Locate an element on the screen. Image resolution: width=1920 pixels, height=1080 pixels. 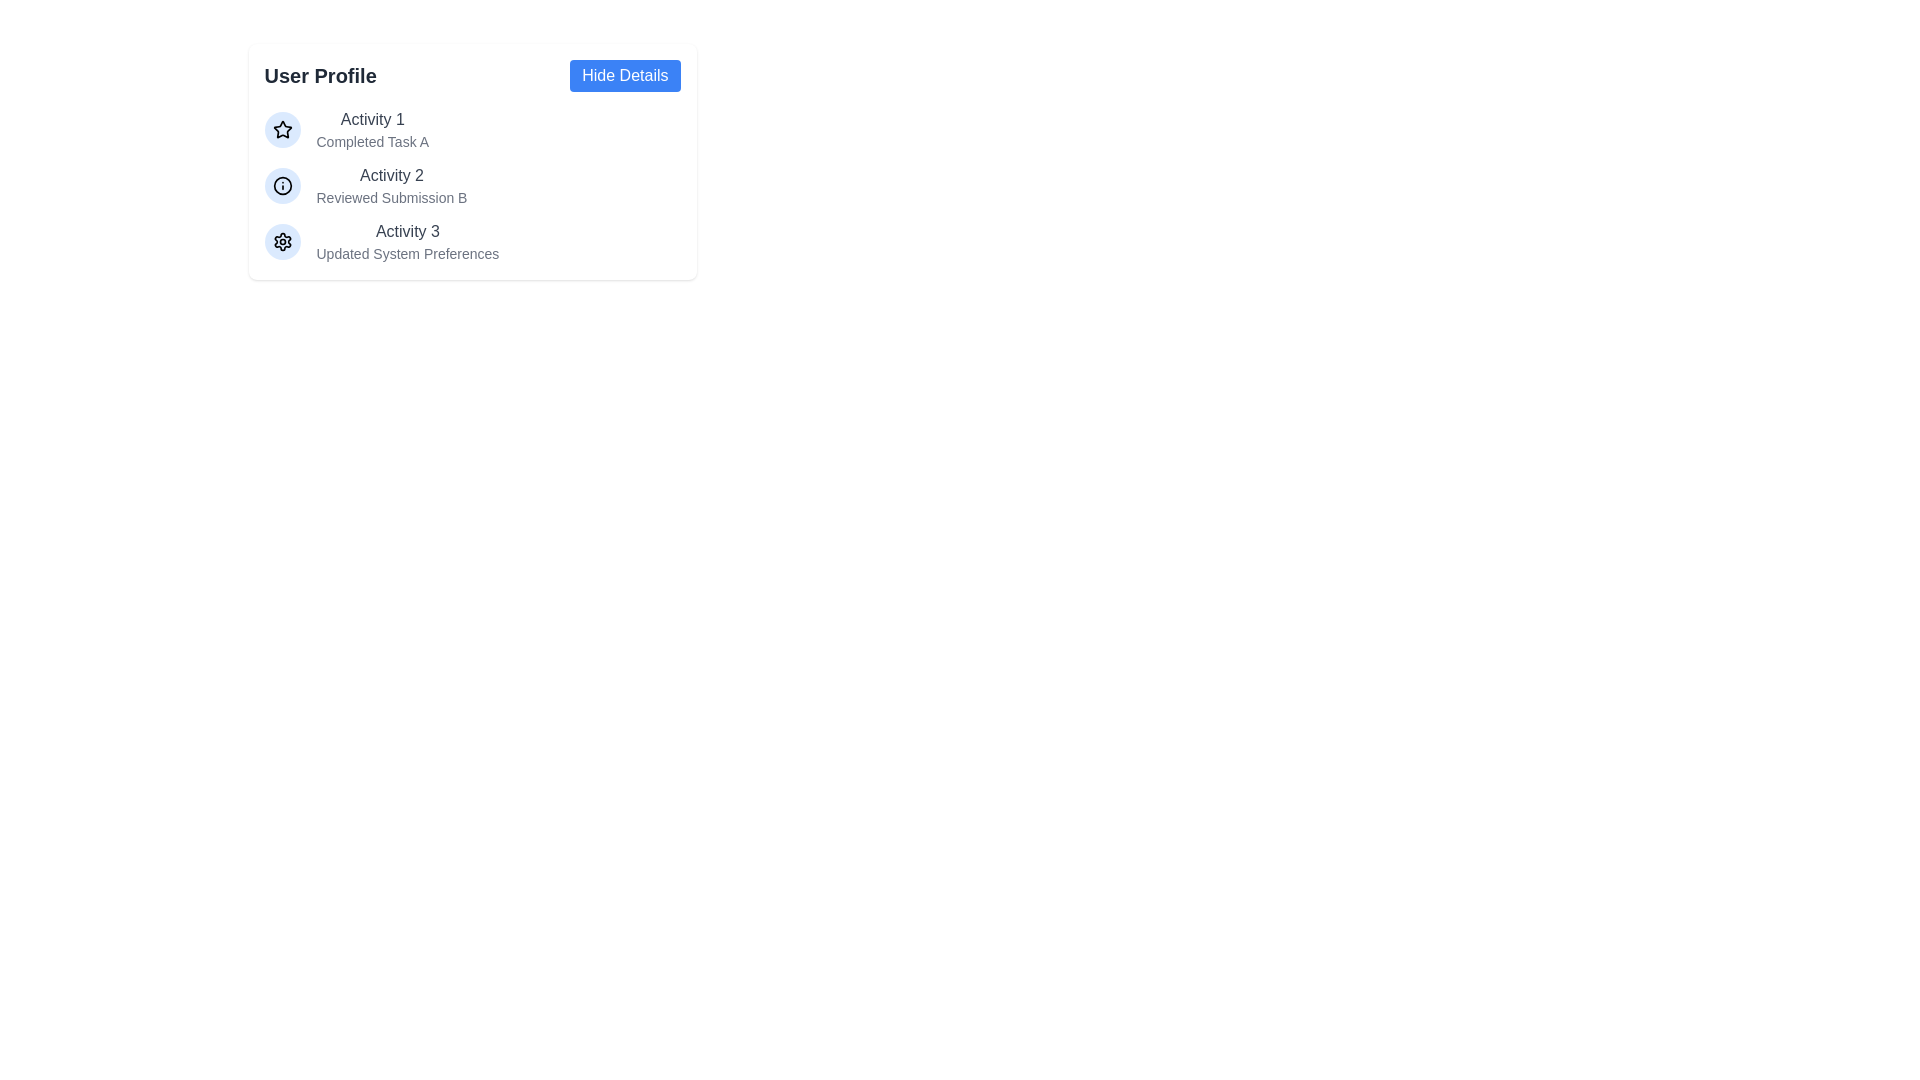
the second activity indicator labeled 'Activity 2: Reviewed Submission B' within the user profile card is located at coordinates (281, 185).